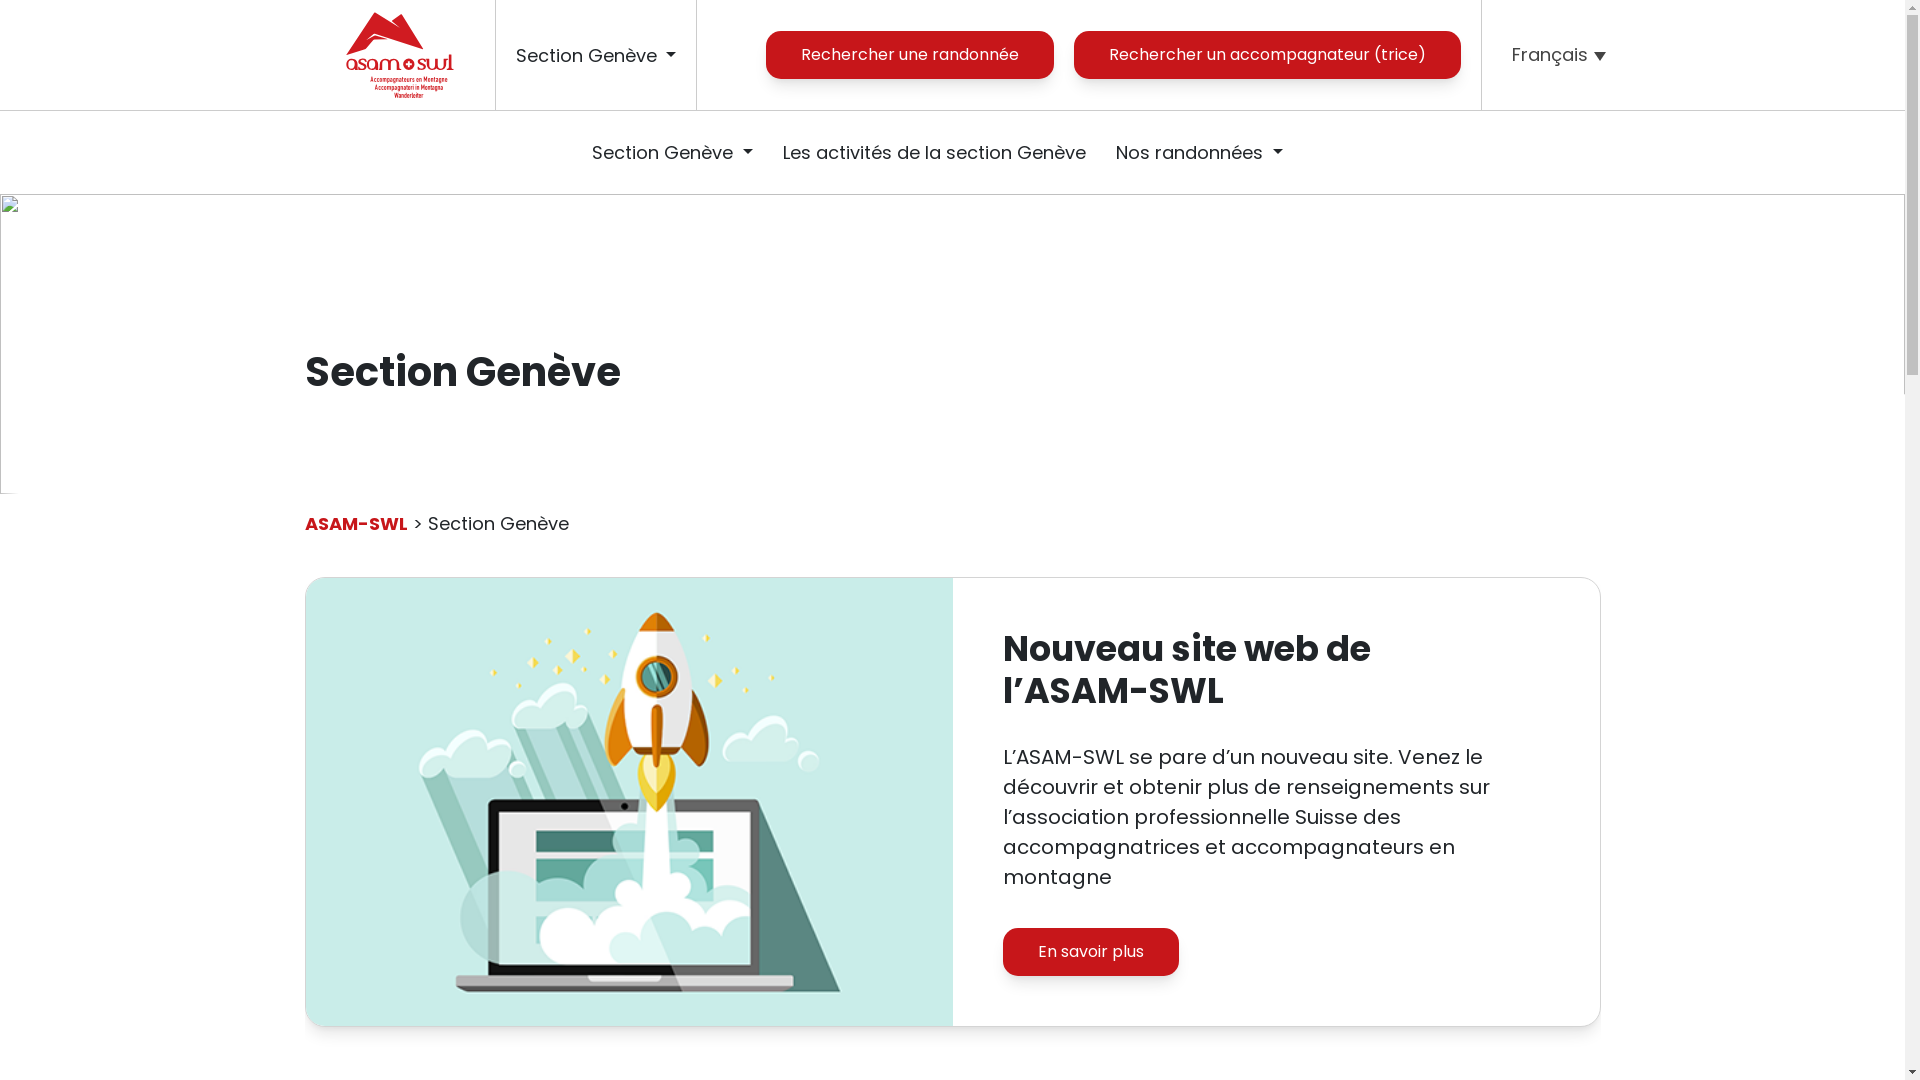  Describe the element at coordinates (1088, 951) in the screenshot. I see `'En savoir plus'` at that location.